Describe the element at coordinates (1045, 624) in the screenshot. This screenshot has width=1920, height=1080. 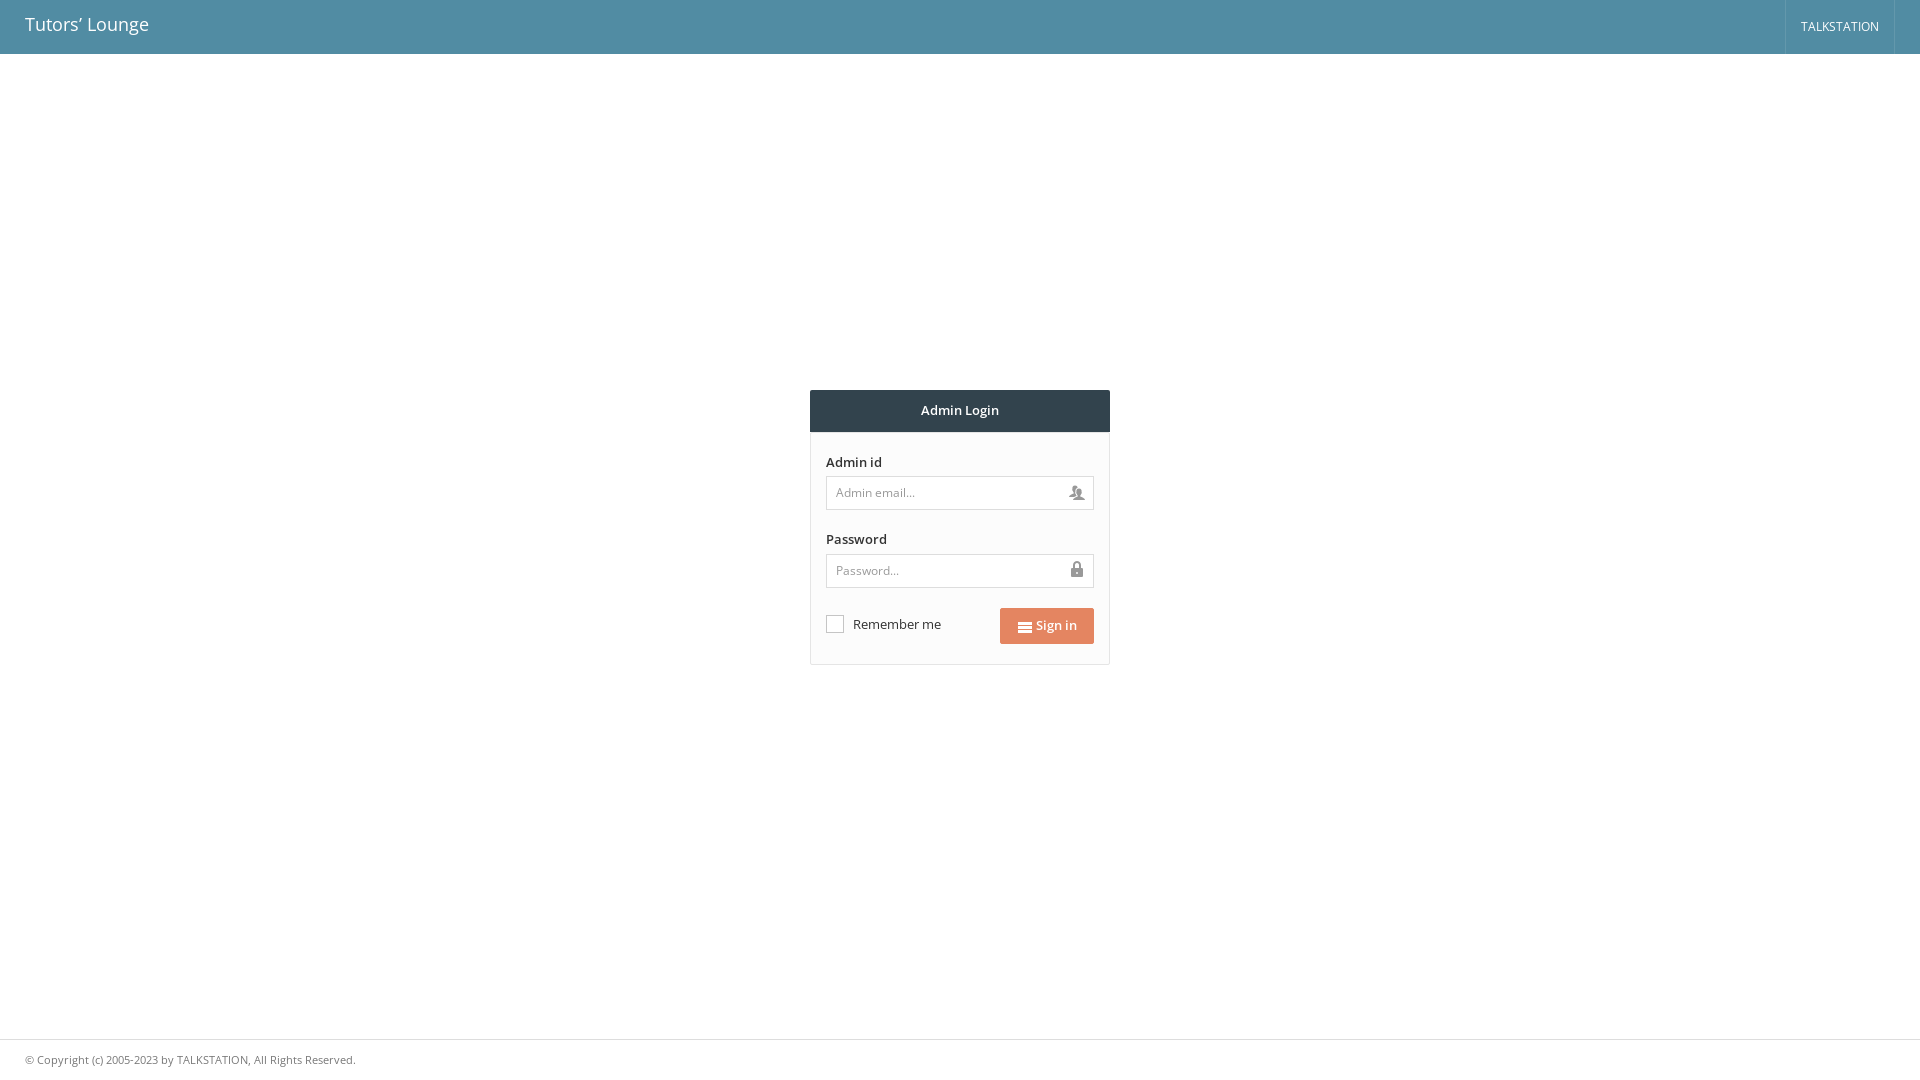
I see `'Sign in'` at that location.